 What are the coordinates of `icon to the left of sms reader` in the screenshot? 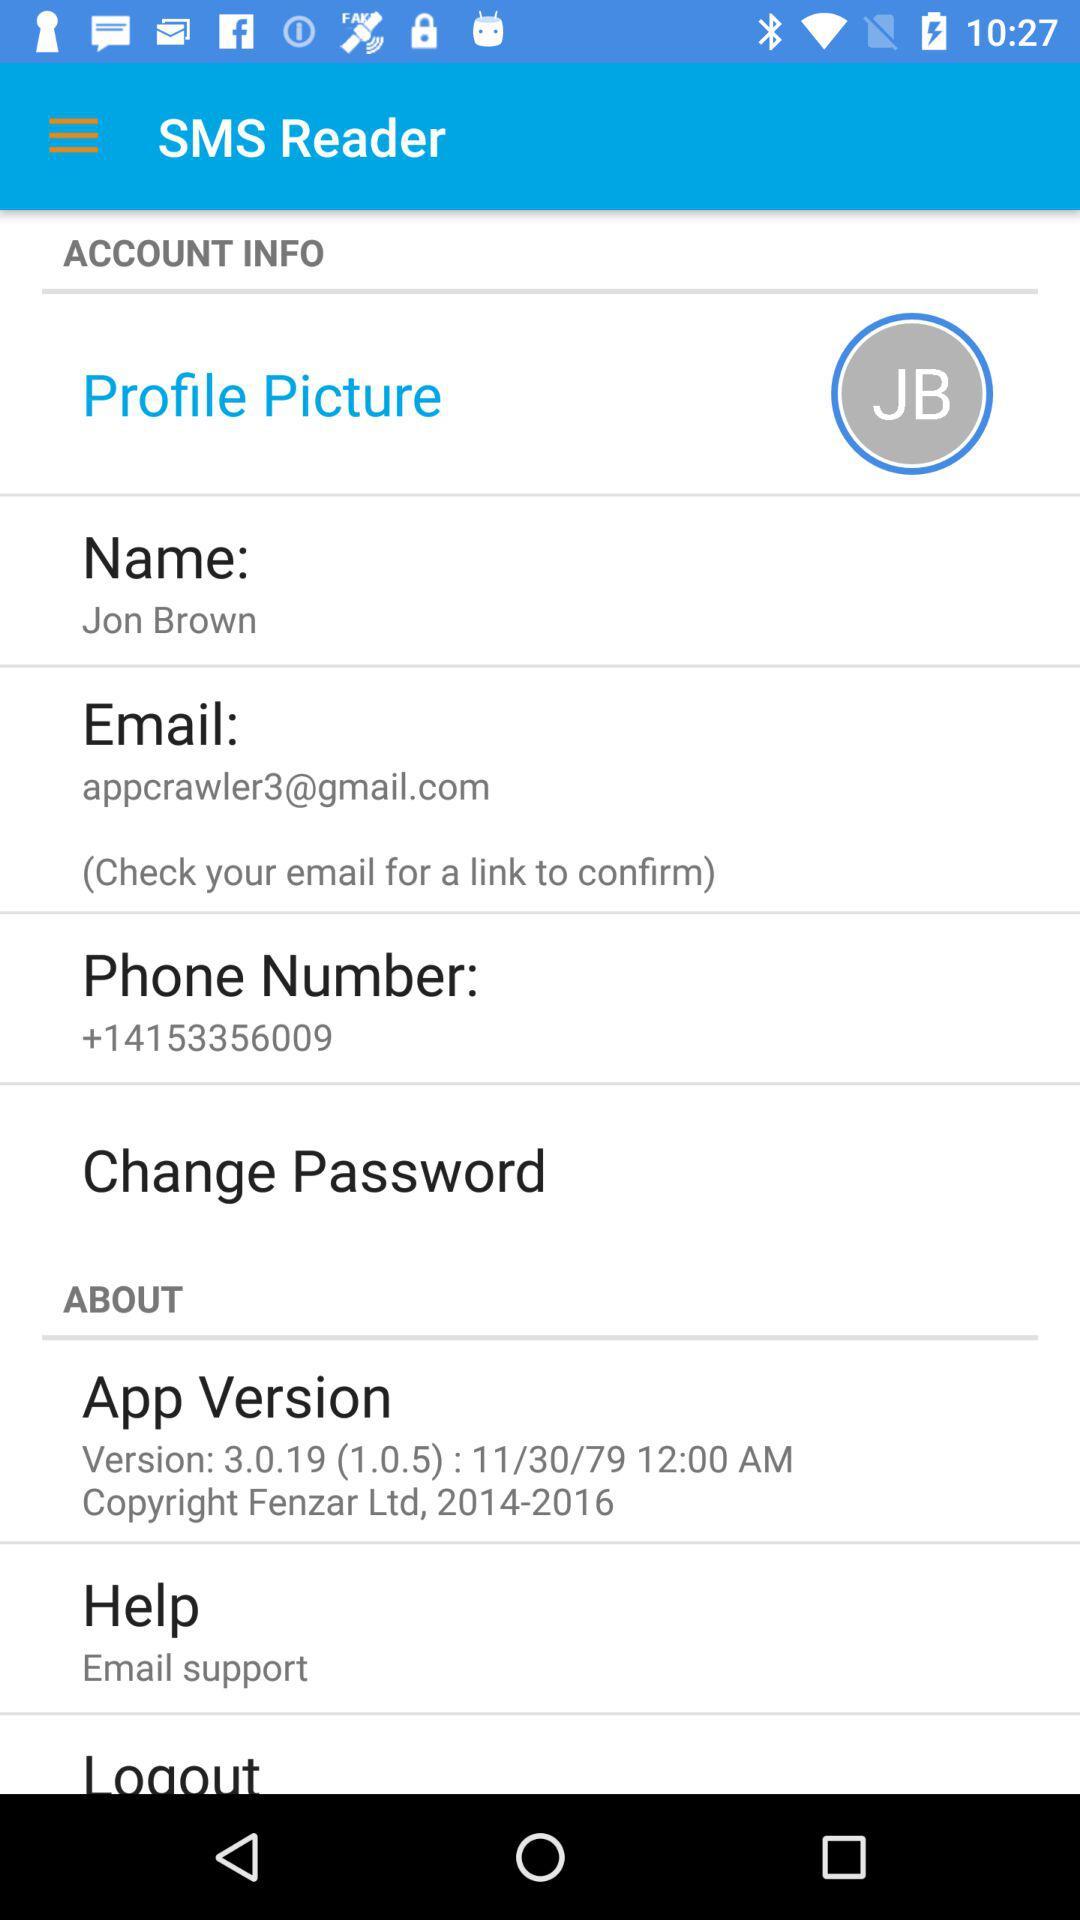 It's located at (72, 135).